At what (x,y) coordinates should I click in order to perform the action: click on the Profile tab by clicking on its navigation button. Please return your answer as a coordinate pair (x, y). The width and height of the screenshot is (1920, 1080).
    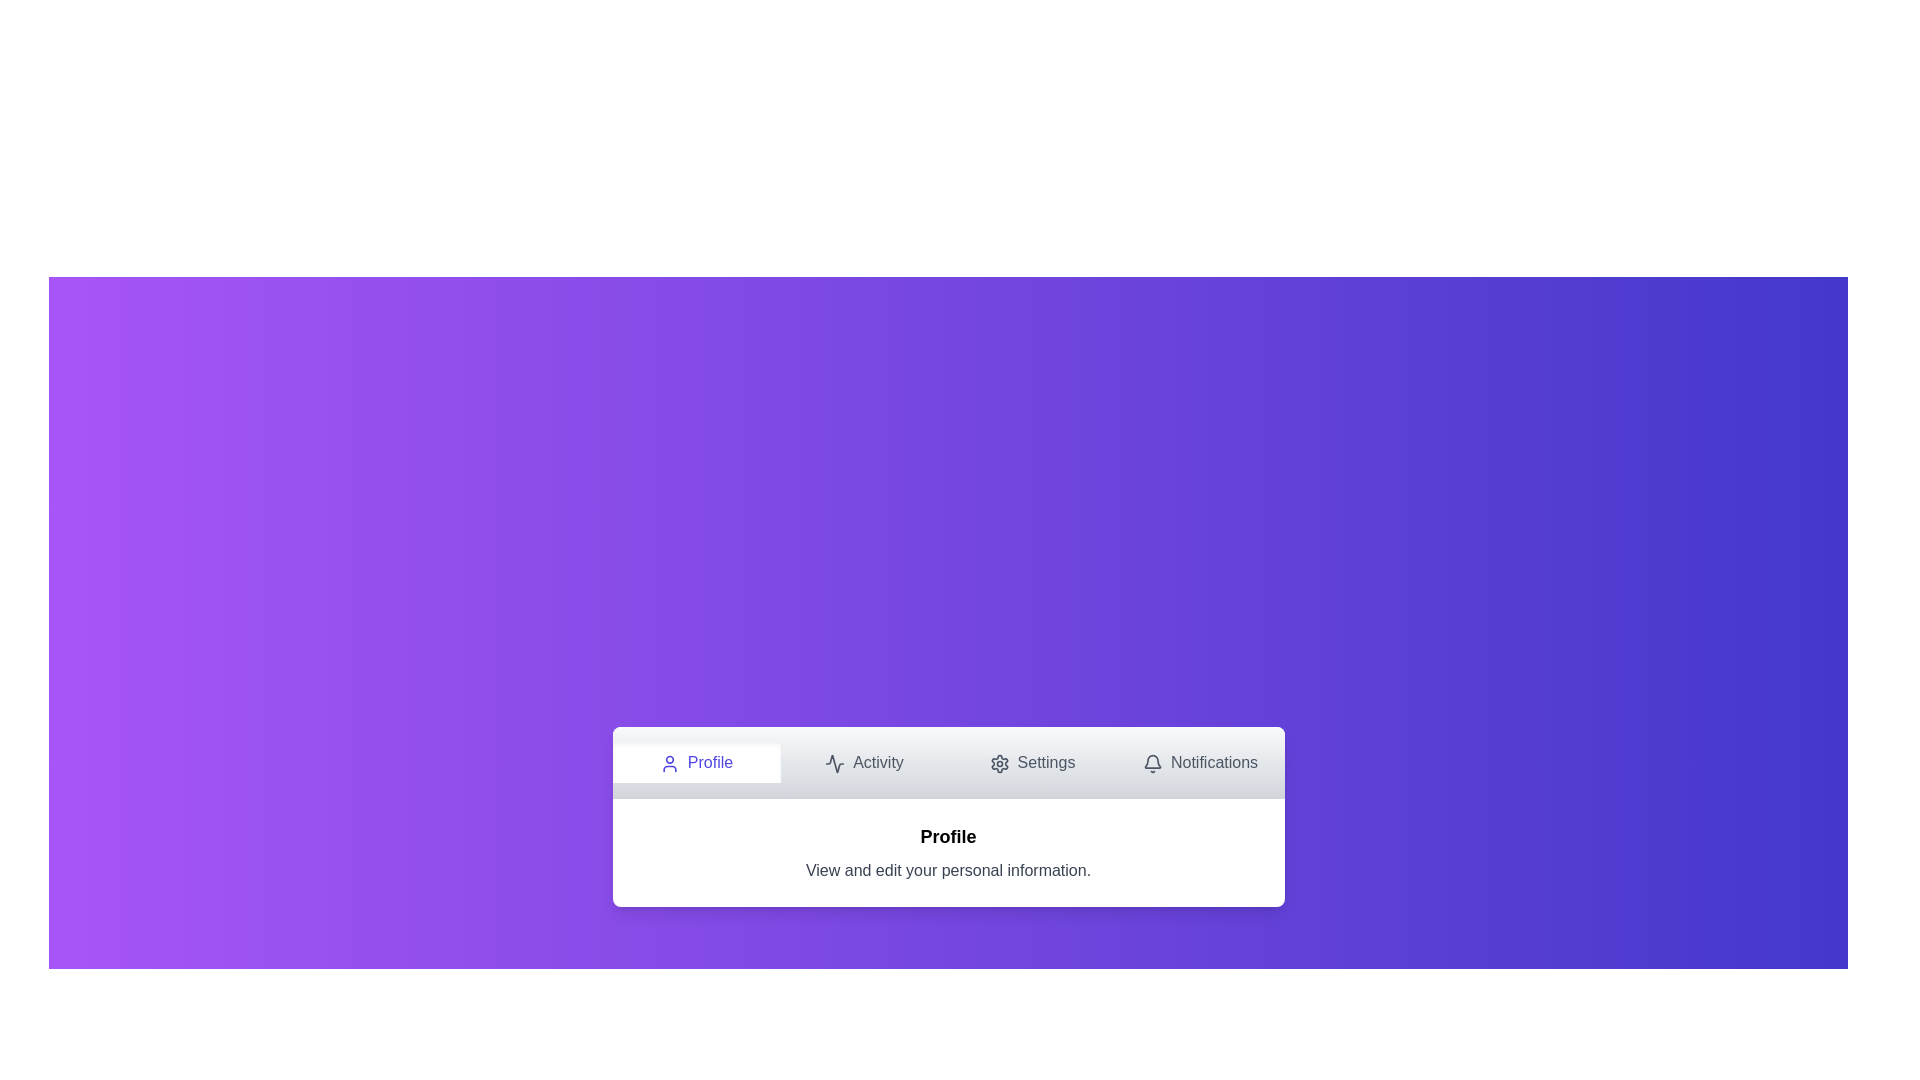
    Looking at the image, I should click on (696, 763).